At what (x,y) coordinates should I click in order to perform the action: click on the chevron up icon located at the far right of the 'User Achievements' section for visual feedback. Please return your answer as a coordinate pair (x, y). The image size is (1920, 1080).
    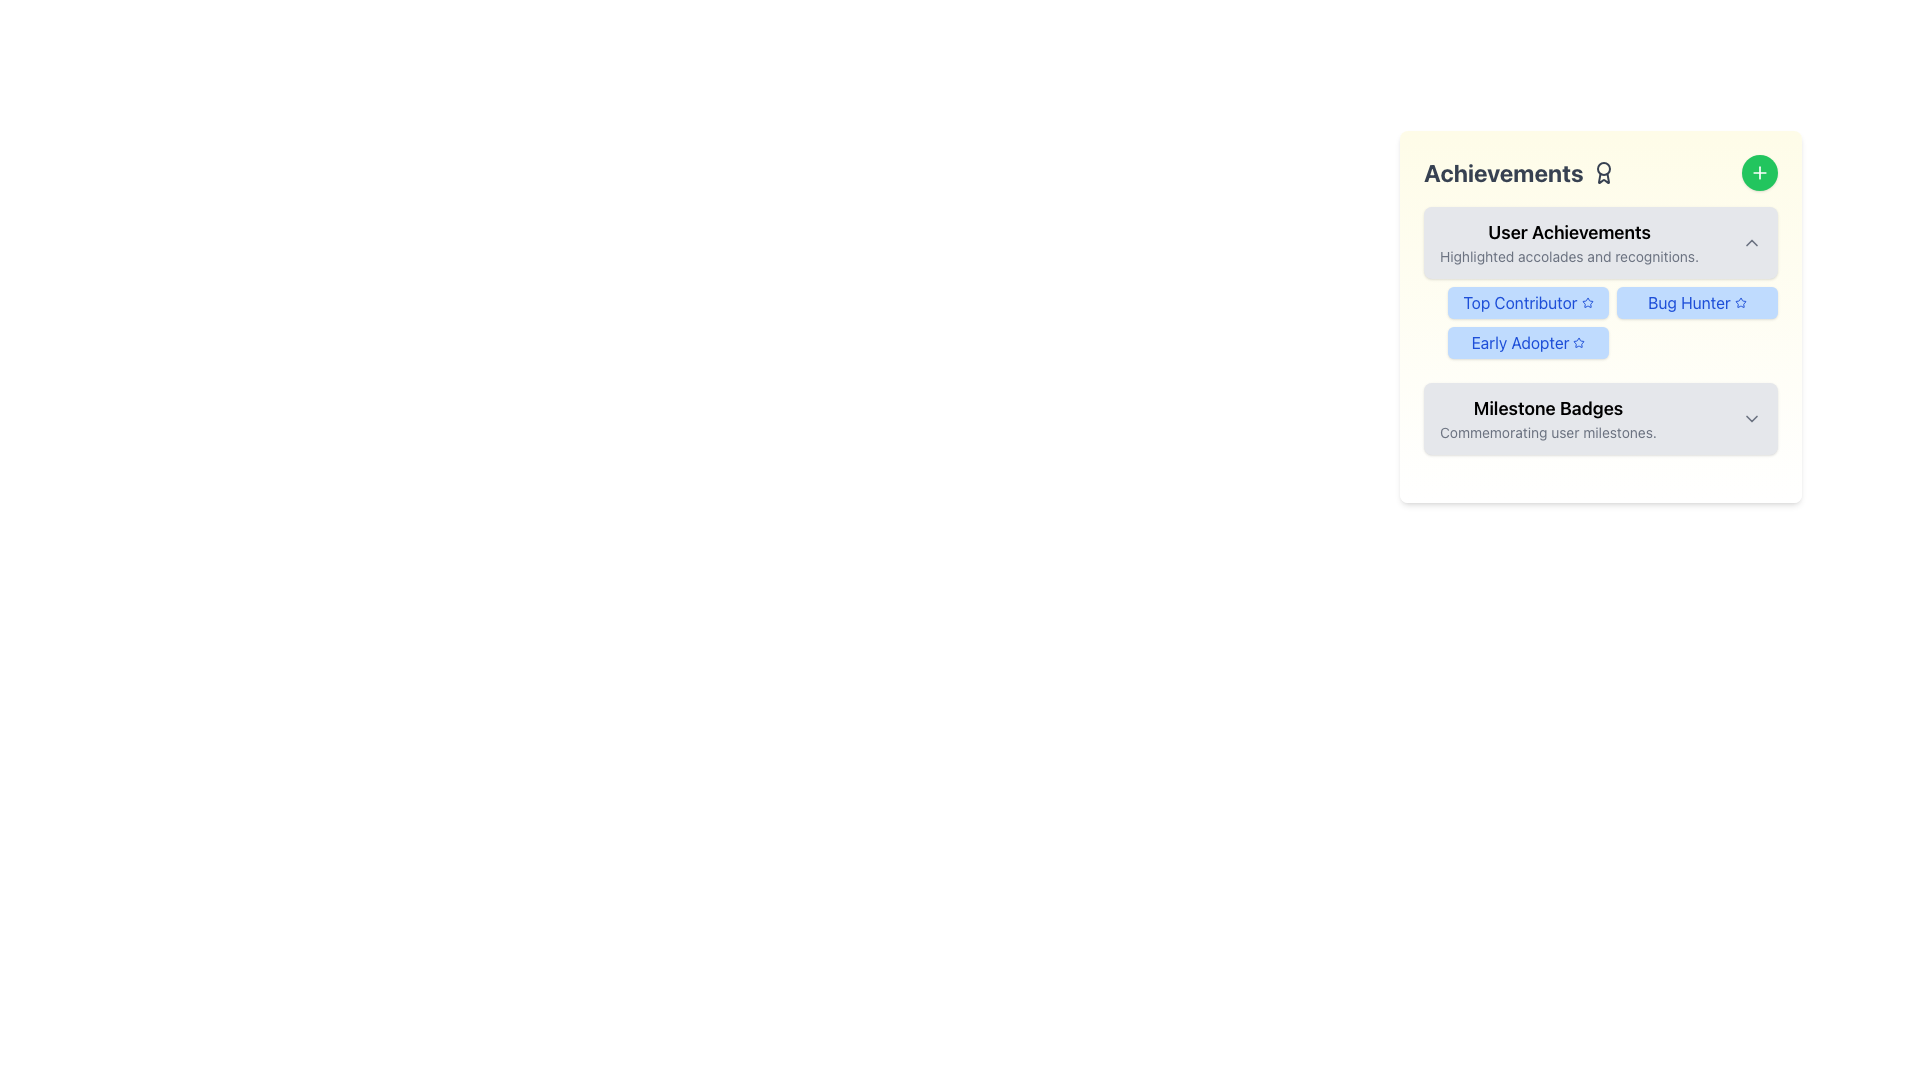
    Looking at the image, I should click on (1751, 242).